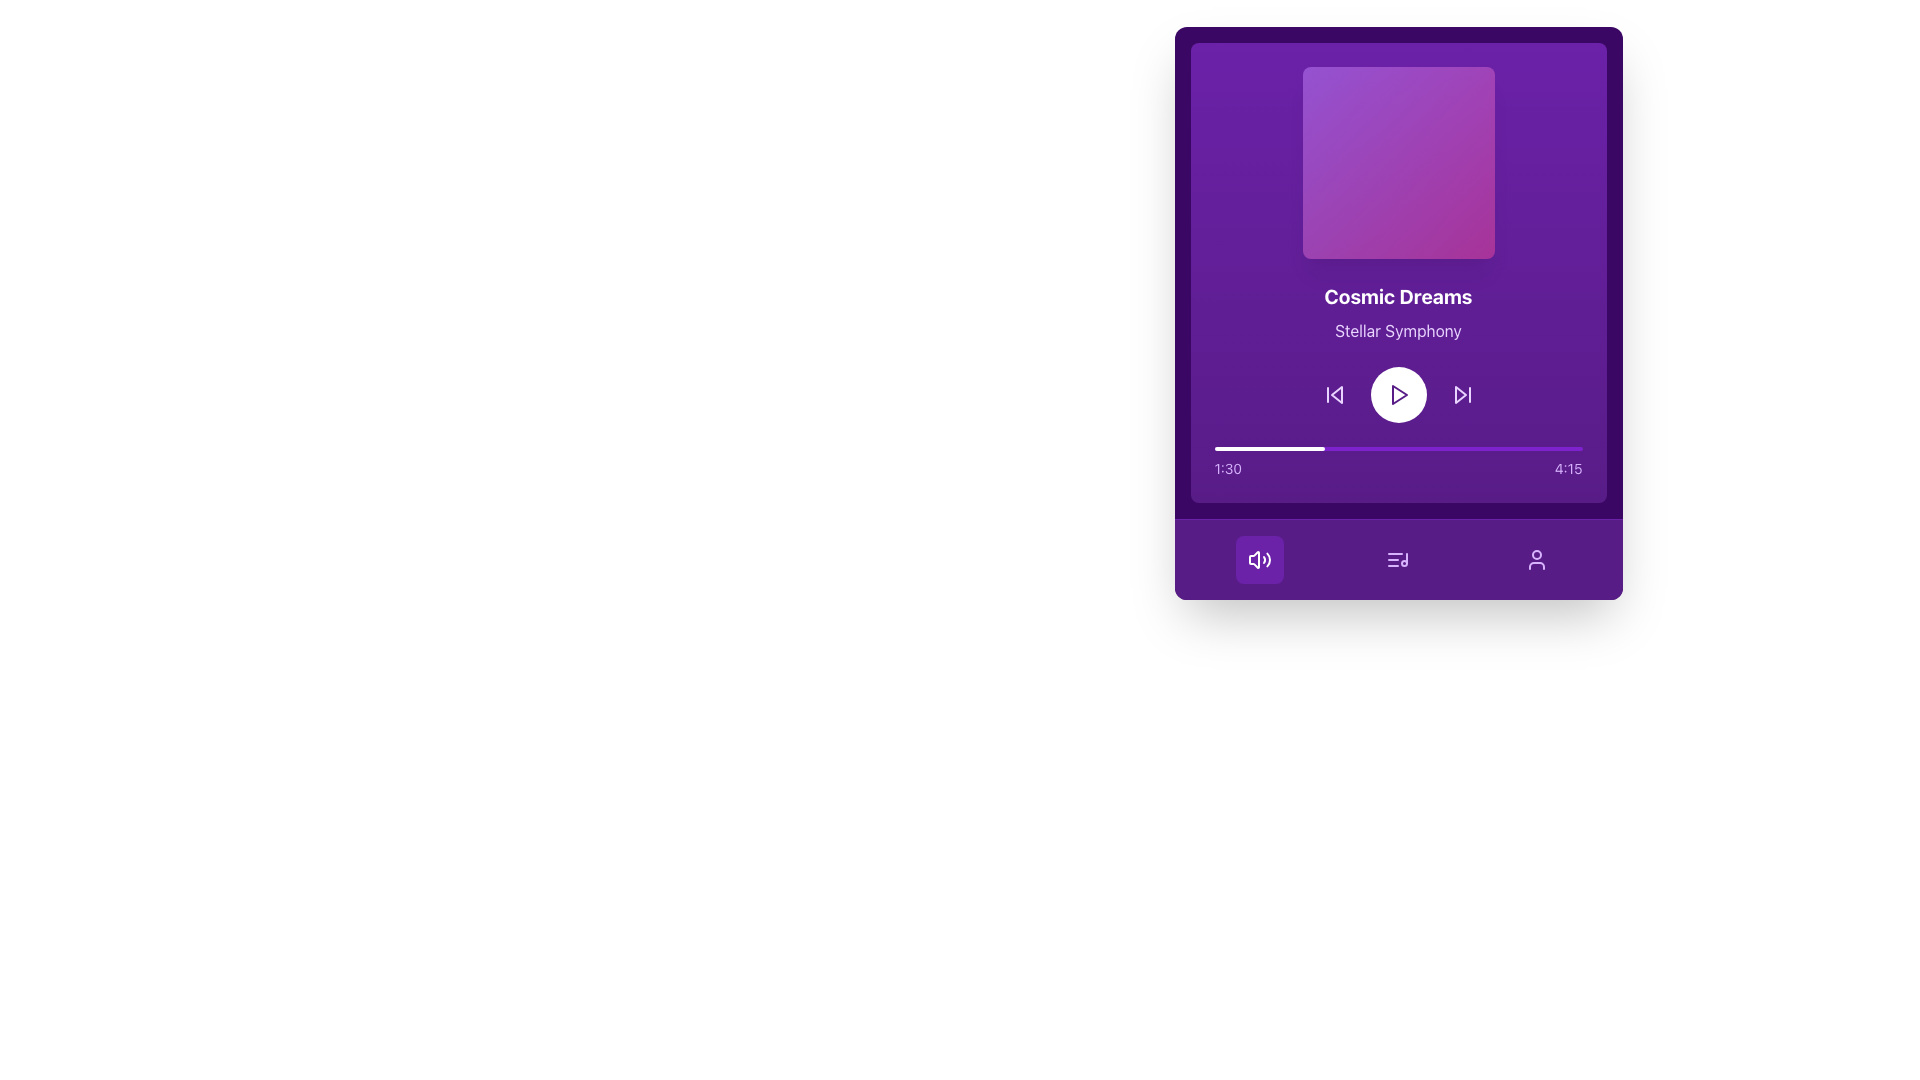  What do you see at coordinates (1213, 447) in the screenshot?
I see `the slider position` at bounding box center [1213, 447].